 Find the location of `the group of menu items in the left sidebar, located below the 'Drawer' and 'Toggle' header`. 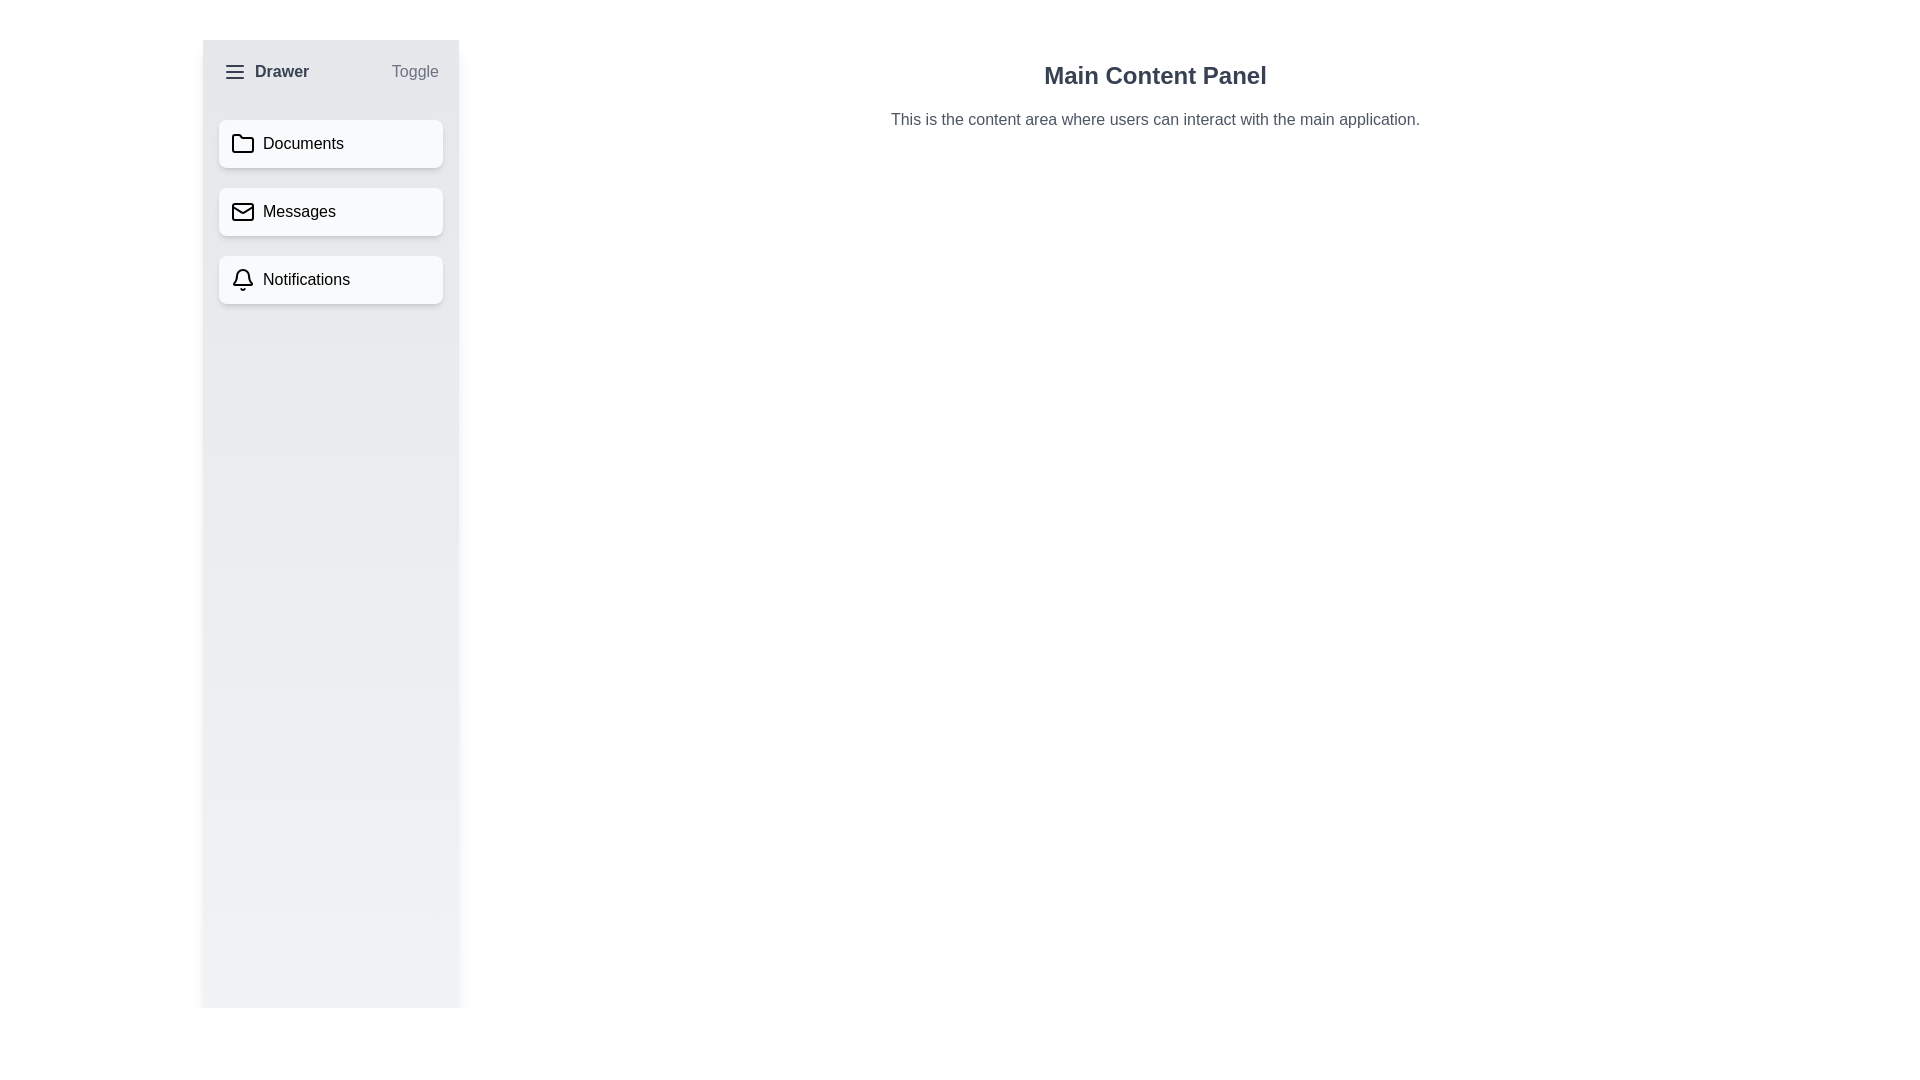

the group of menu items in the left sidebar, located below the 'Drawer' and 'Toggle' header is located at coordinates (331, 212).